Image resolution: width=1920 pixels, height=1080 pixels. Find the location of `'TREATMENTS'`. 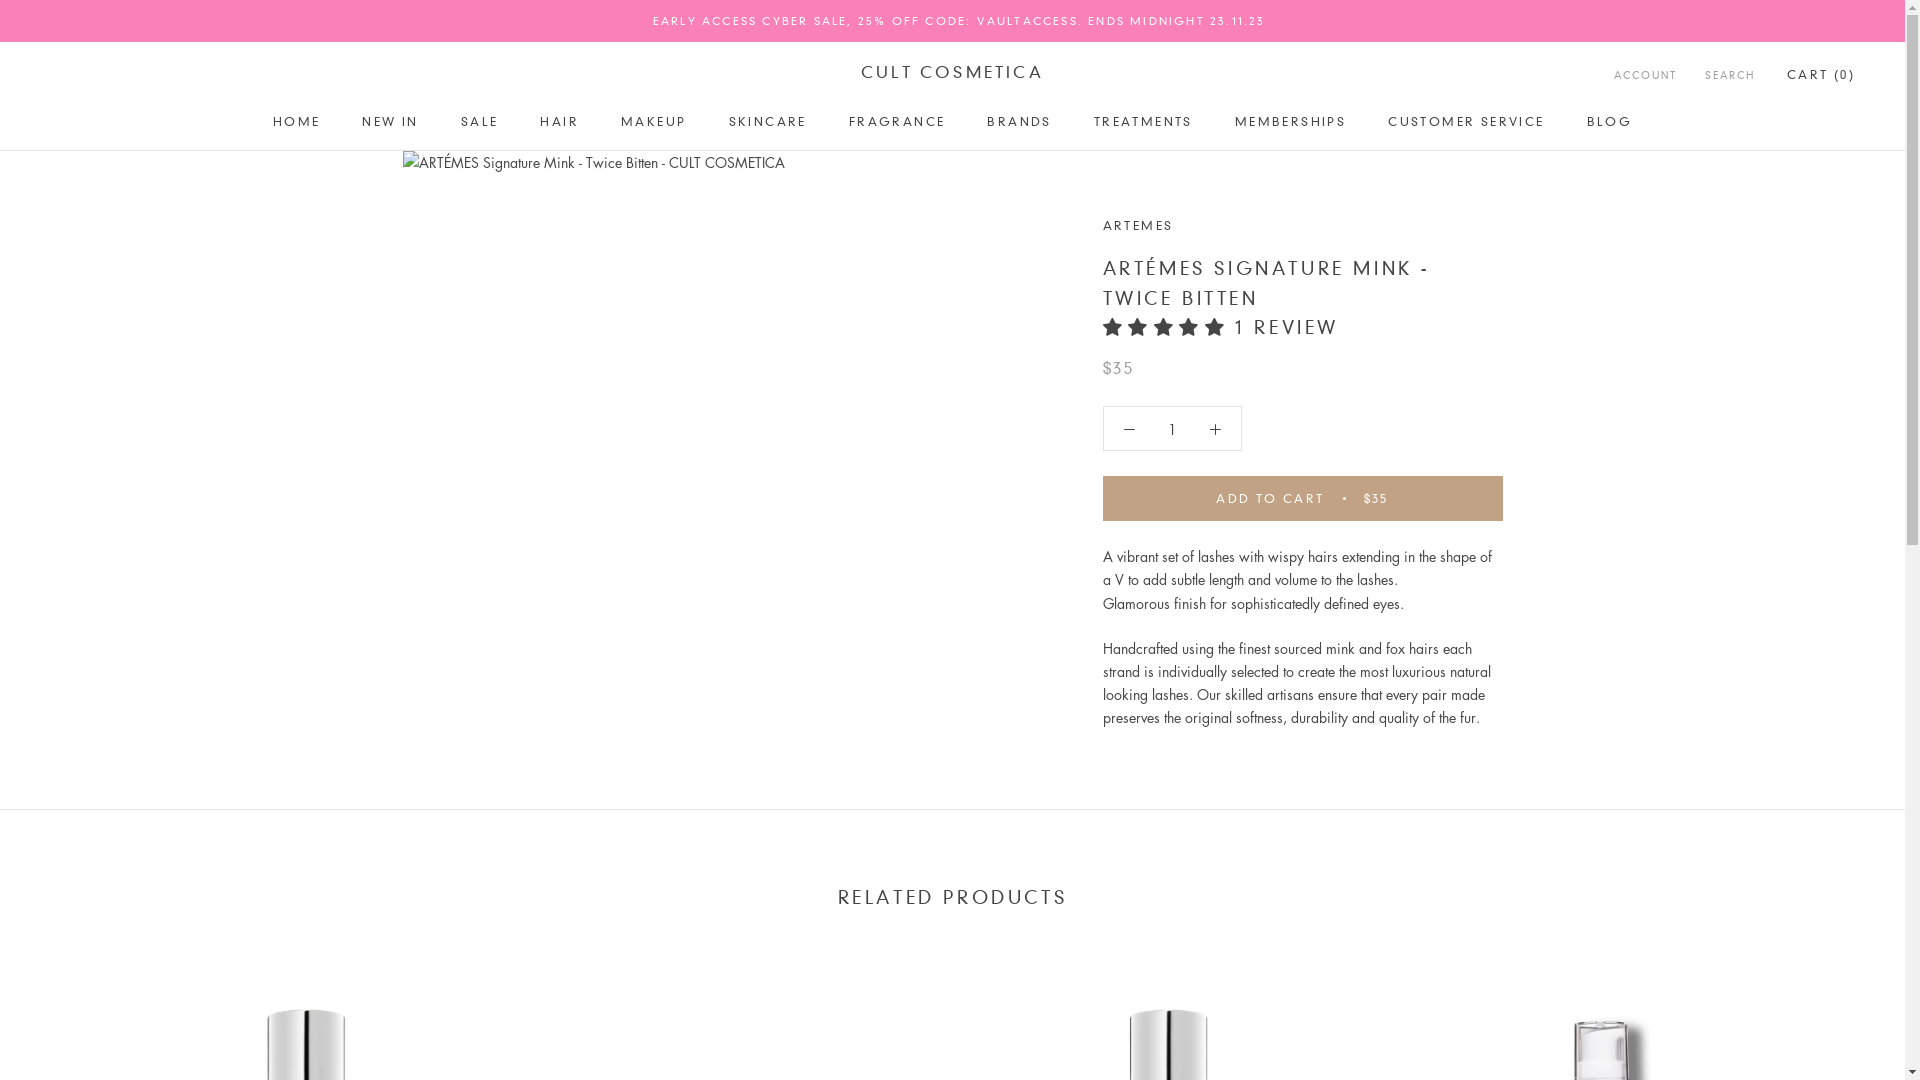

'TREATMENTS' is located at coordinates (1143, 121).